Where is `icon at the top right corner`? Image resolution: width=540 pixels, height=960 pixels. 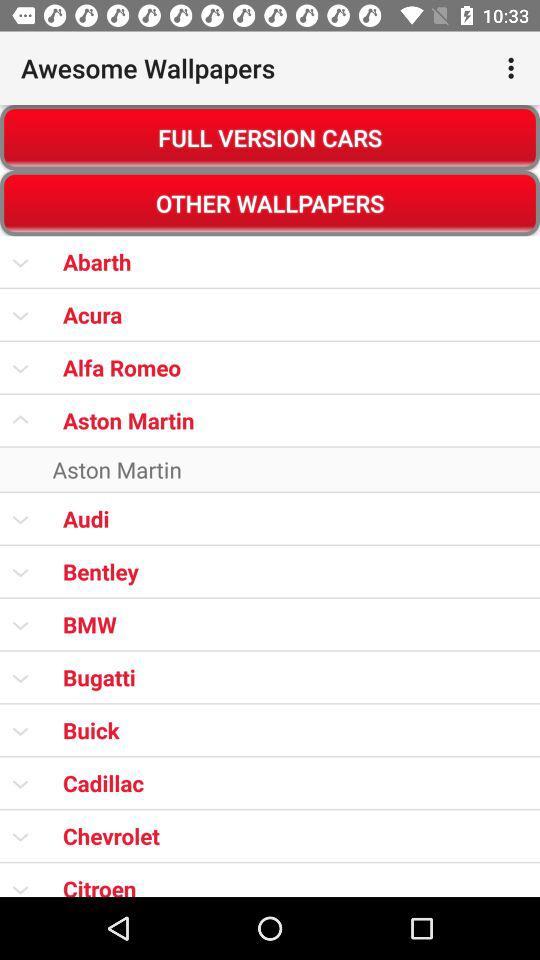
icon at the top right corner is located at coordinates (513, 68).